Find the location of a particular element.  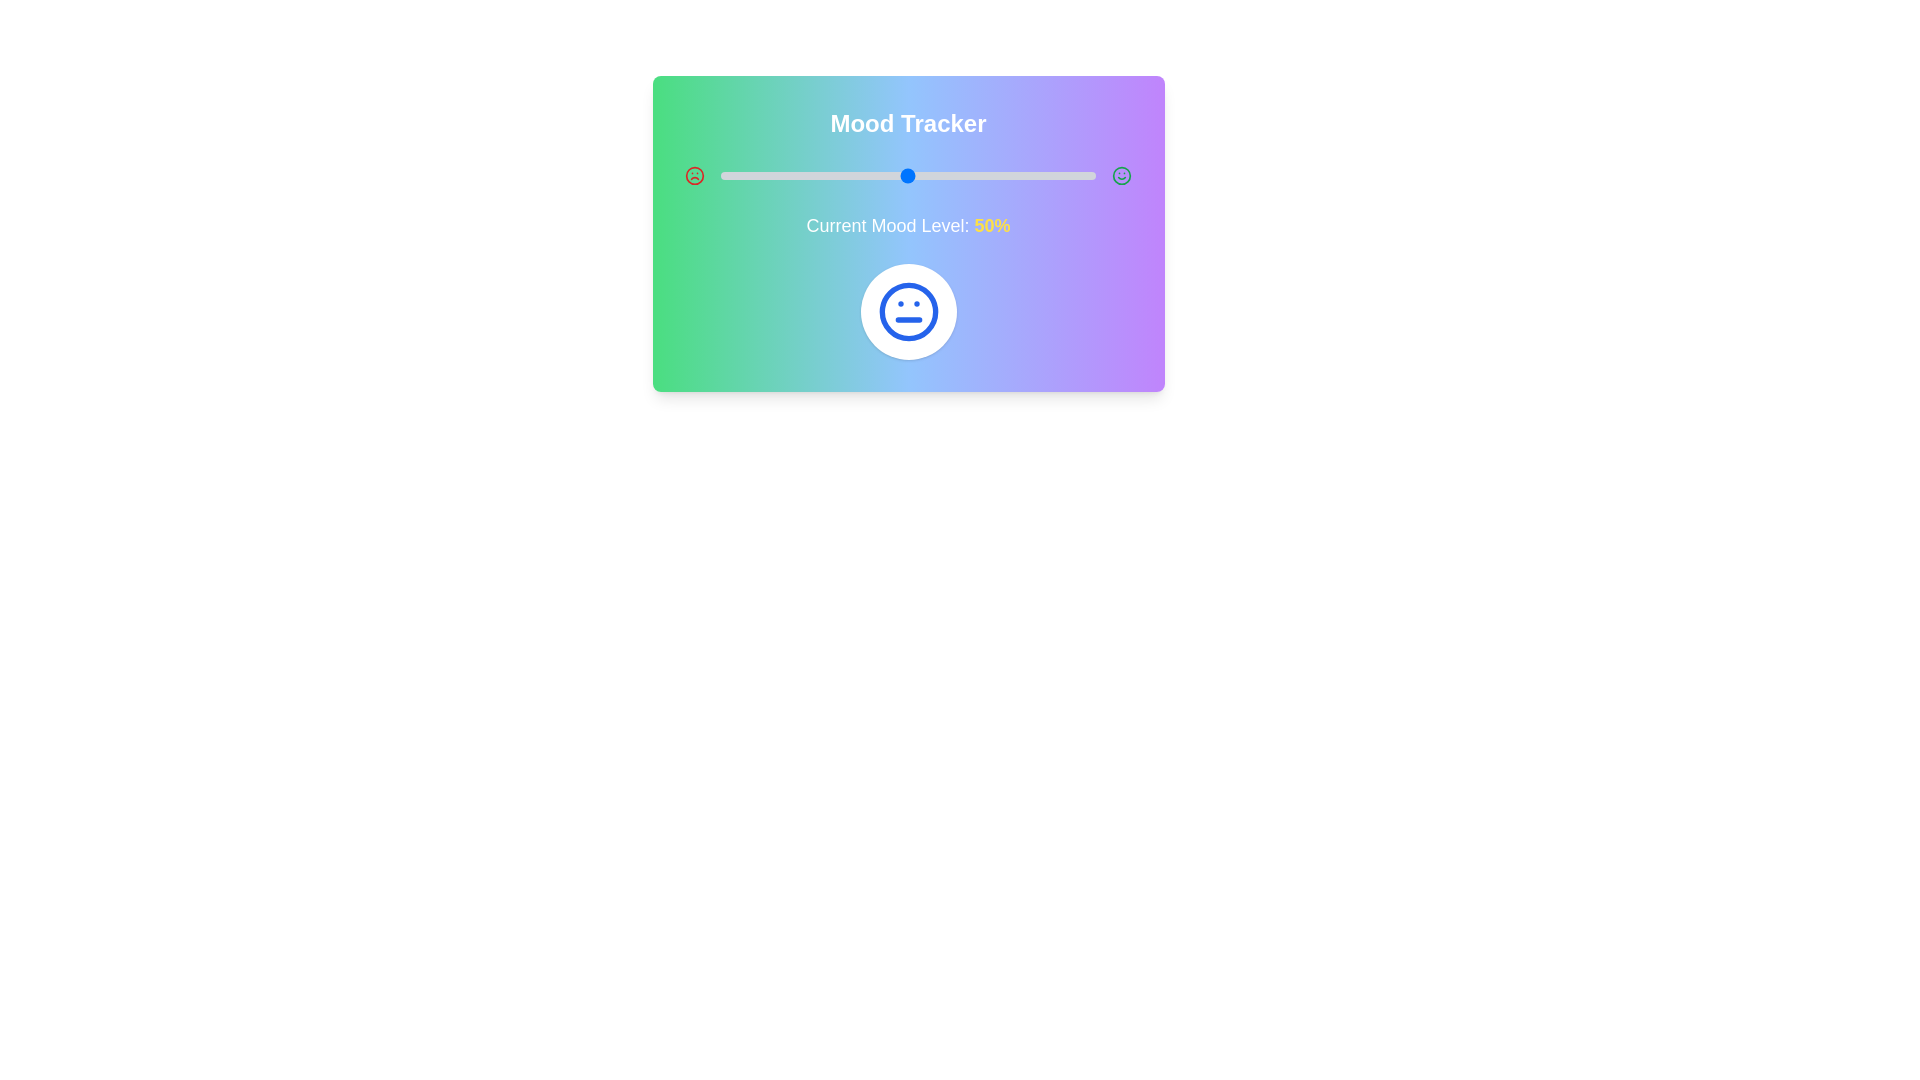

the mood level to 87% by dragging the slider is located at coordinates (1046, 175).